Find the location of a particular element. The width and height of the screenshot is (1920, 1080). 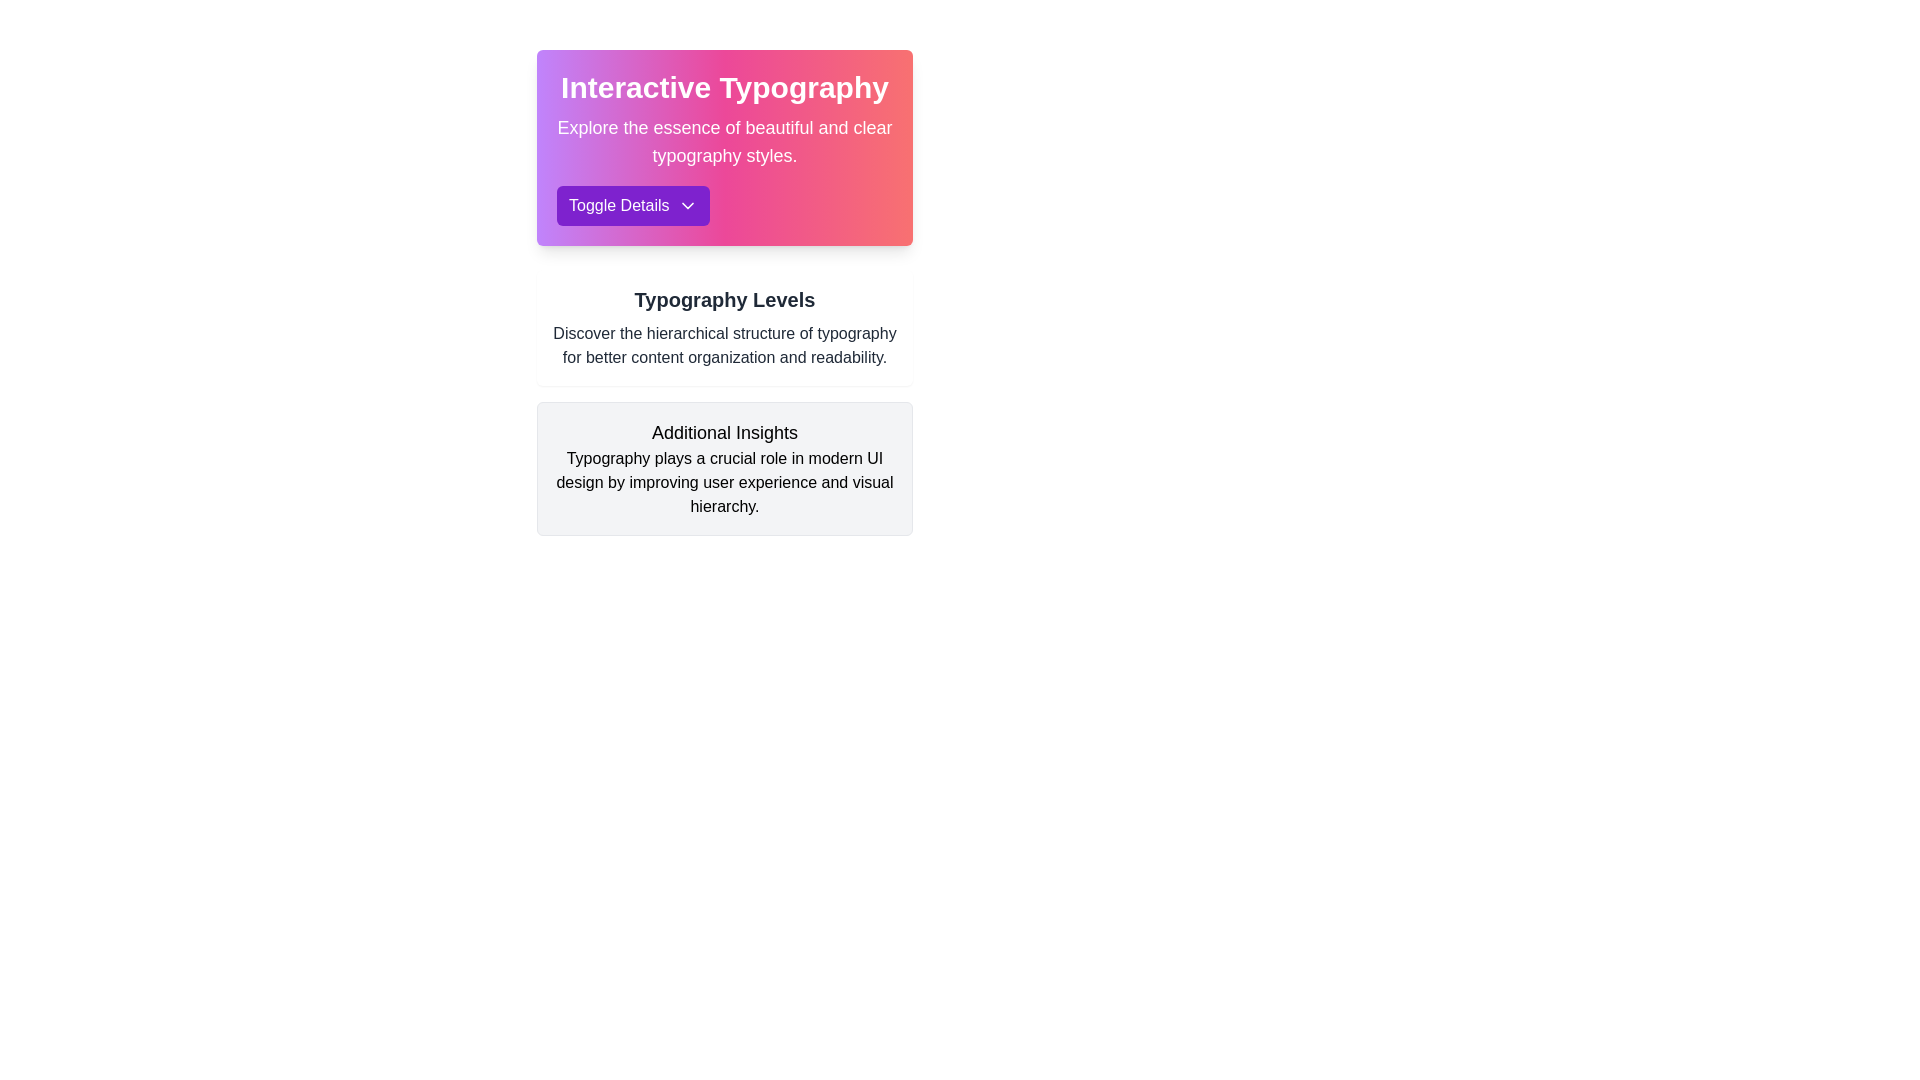

the Text Label within the button that toggles visibility of details, located near the center of the button beneath the heading 'Interactive Typography' is located at coordinates (618, 205).